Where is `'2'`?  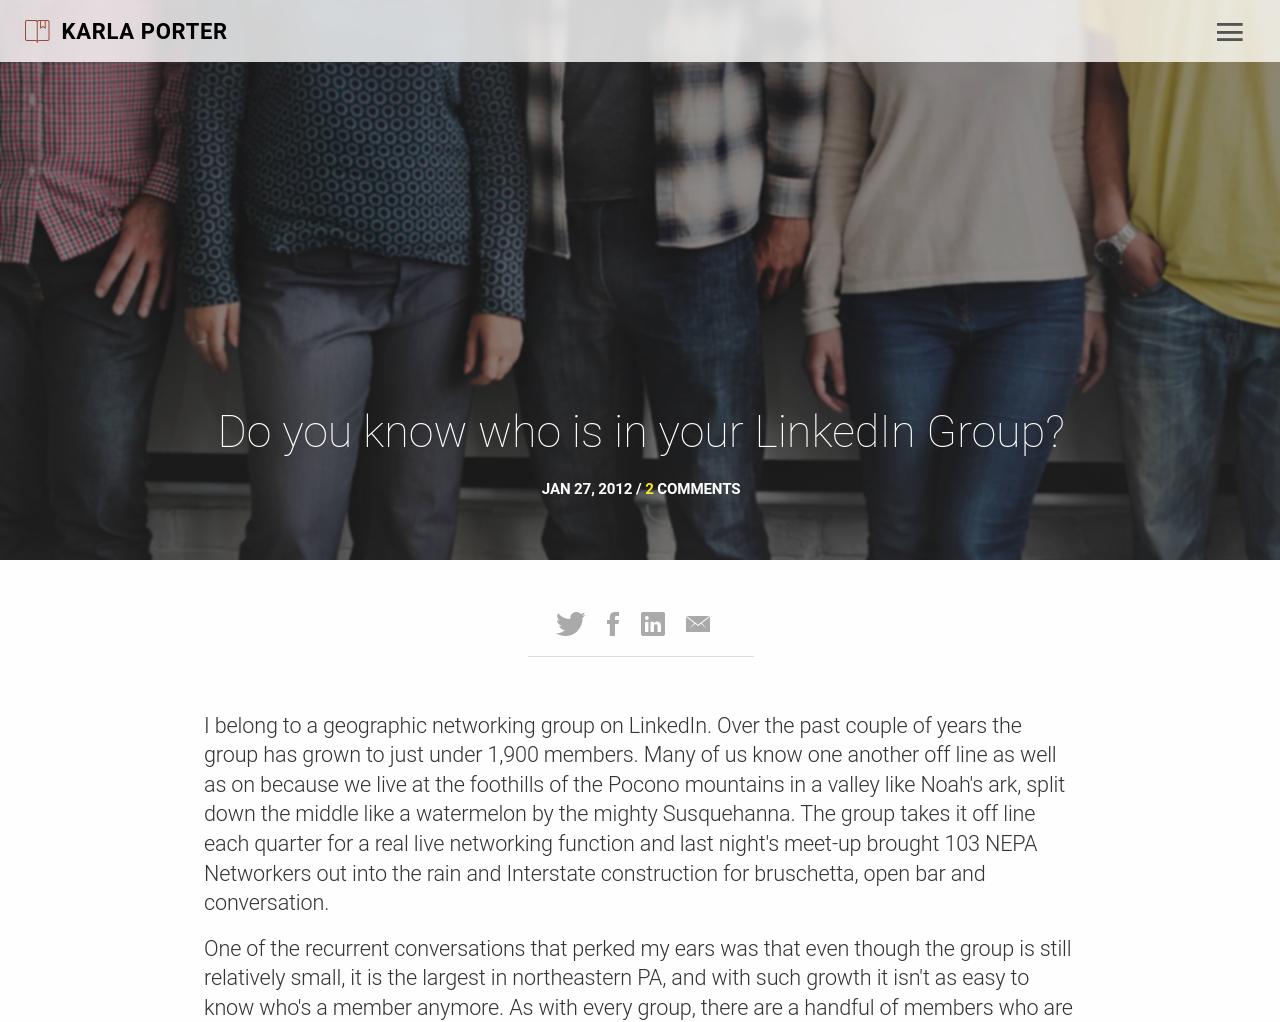 '2' is located at coordinates (648, 489).